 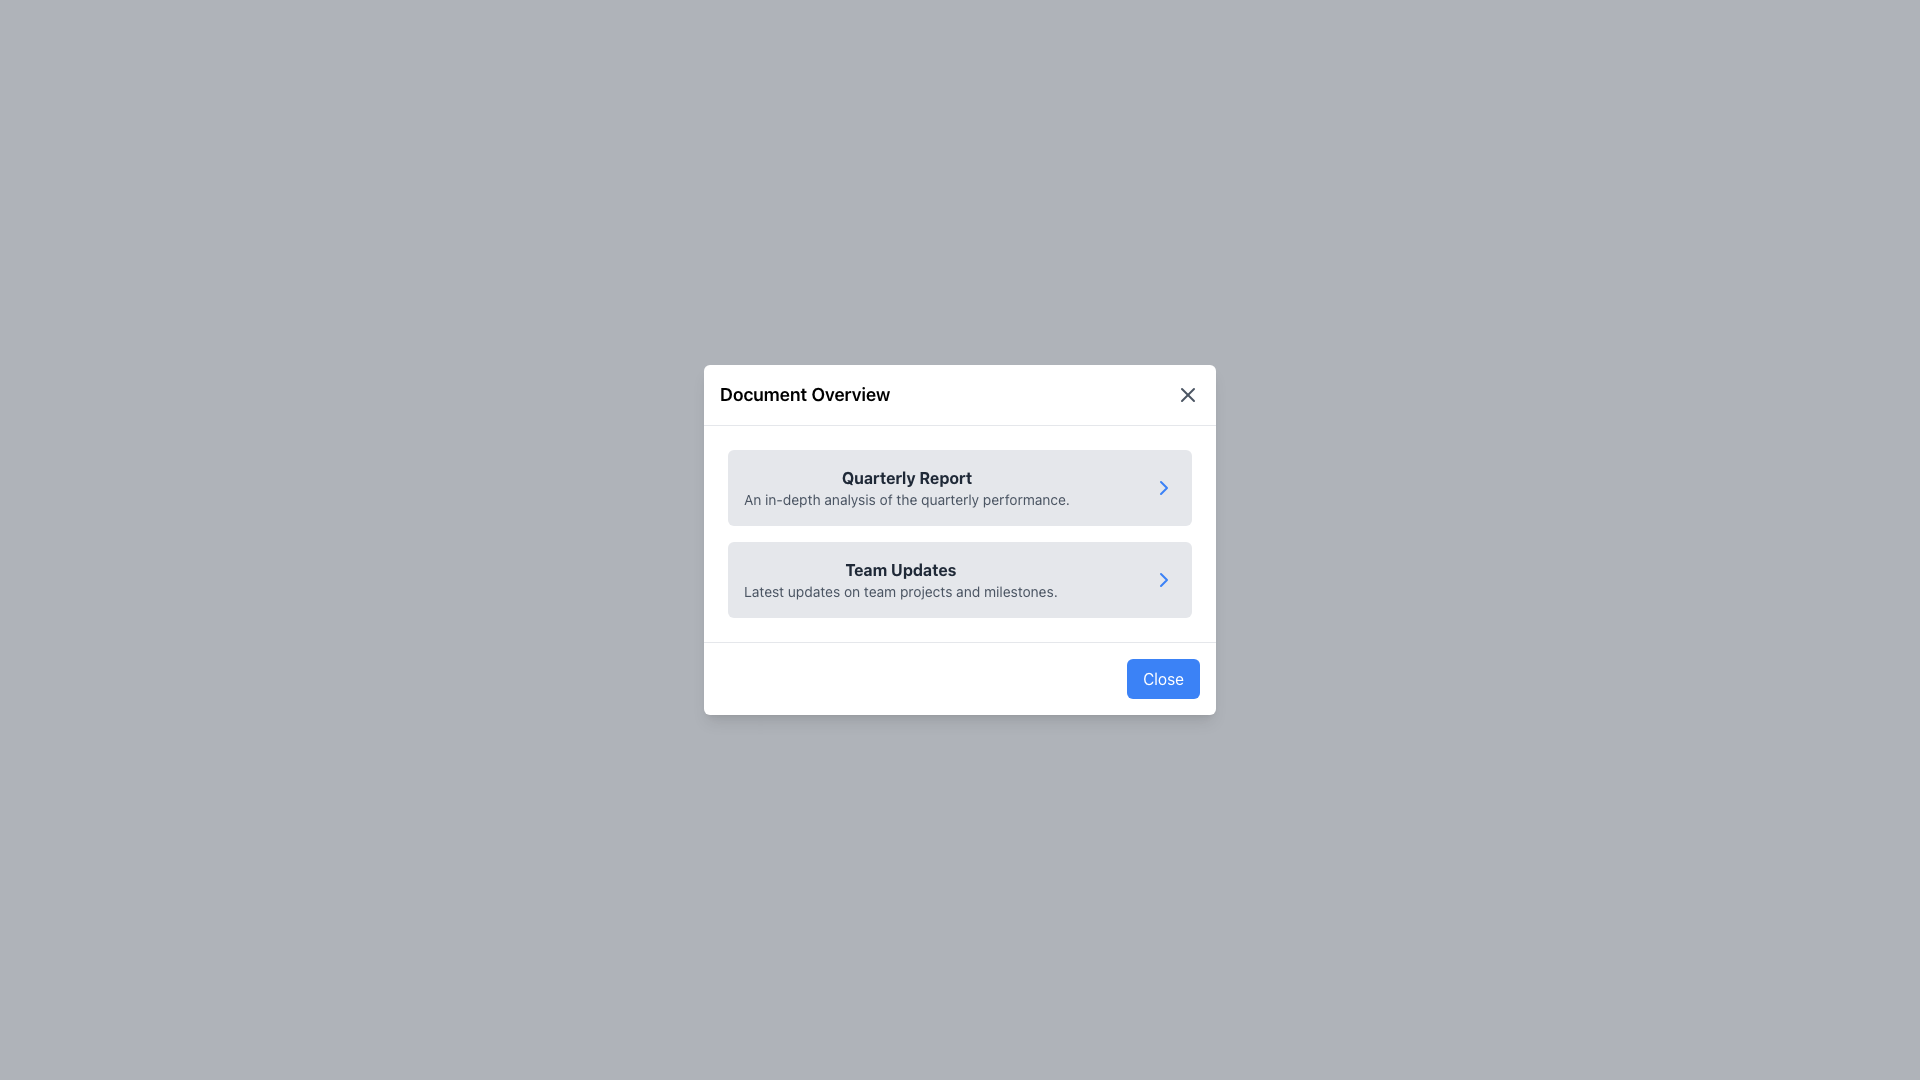 I want to click on the rightward-pointing chevron arrow in the 'Quarterly Report' section of the 'Document Overview' panel, so click(x=1163, y=488).